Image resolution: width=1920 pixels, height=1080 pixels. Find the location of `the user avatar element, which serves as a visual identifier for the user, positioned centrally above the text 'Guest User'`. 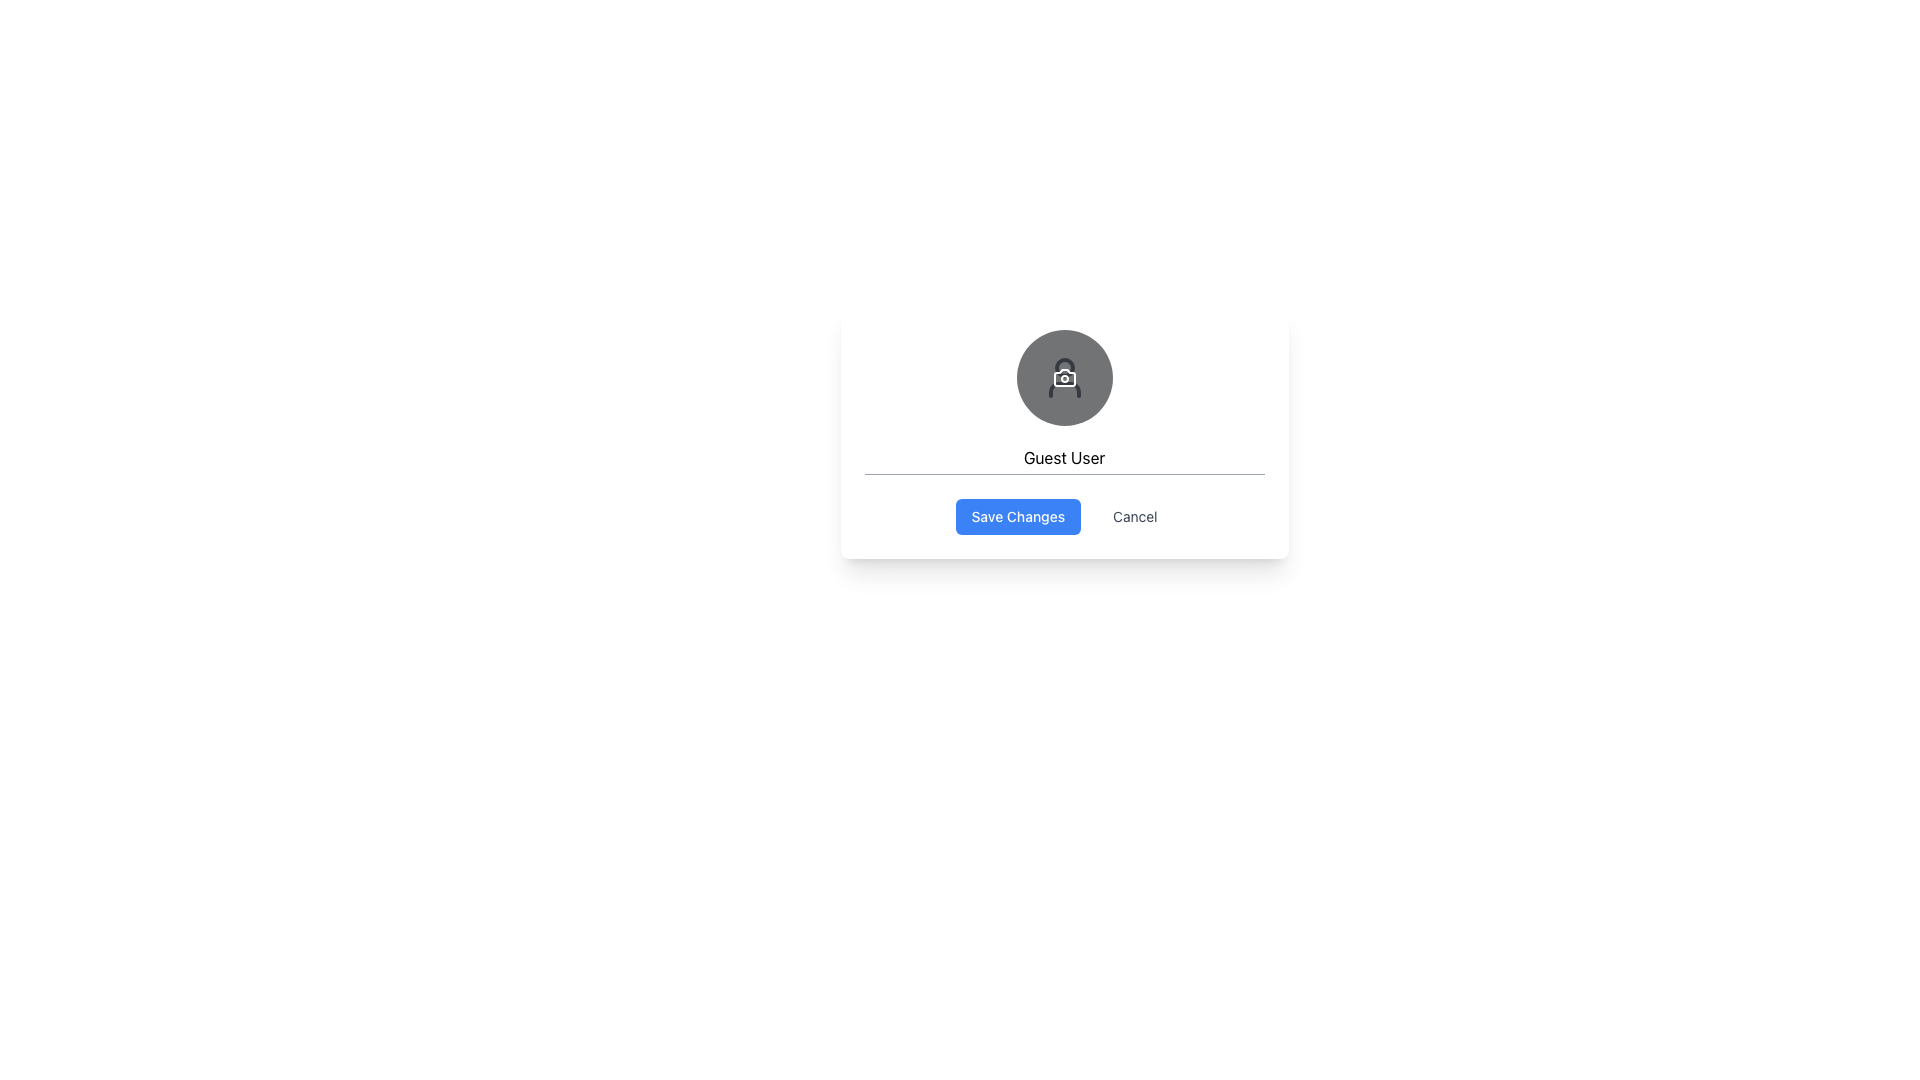

the user avatar element, which serves as a visual identifier for the user, positioned centrally above the text 'Guest User' is located at coordinates (1063, 378).